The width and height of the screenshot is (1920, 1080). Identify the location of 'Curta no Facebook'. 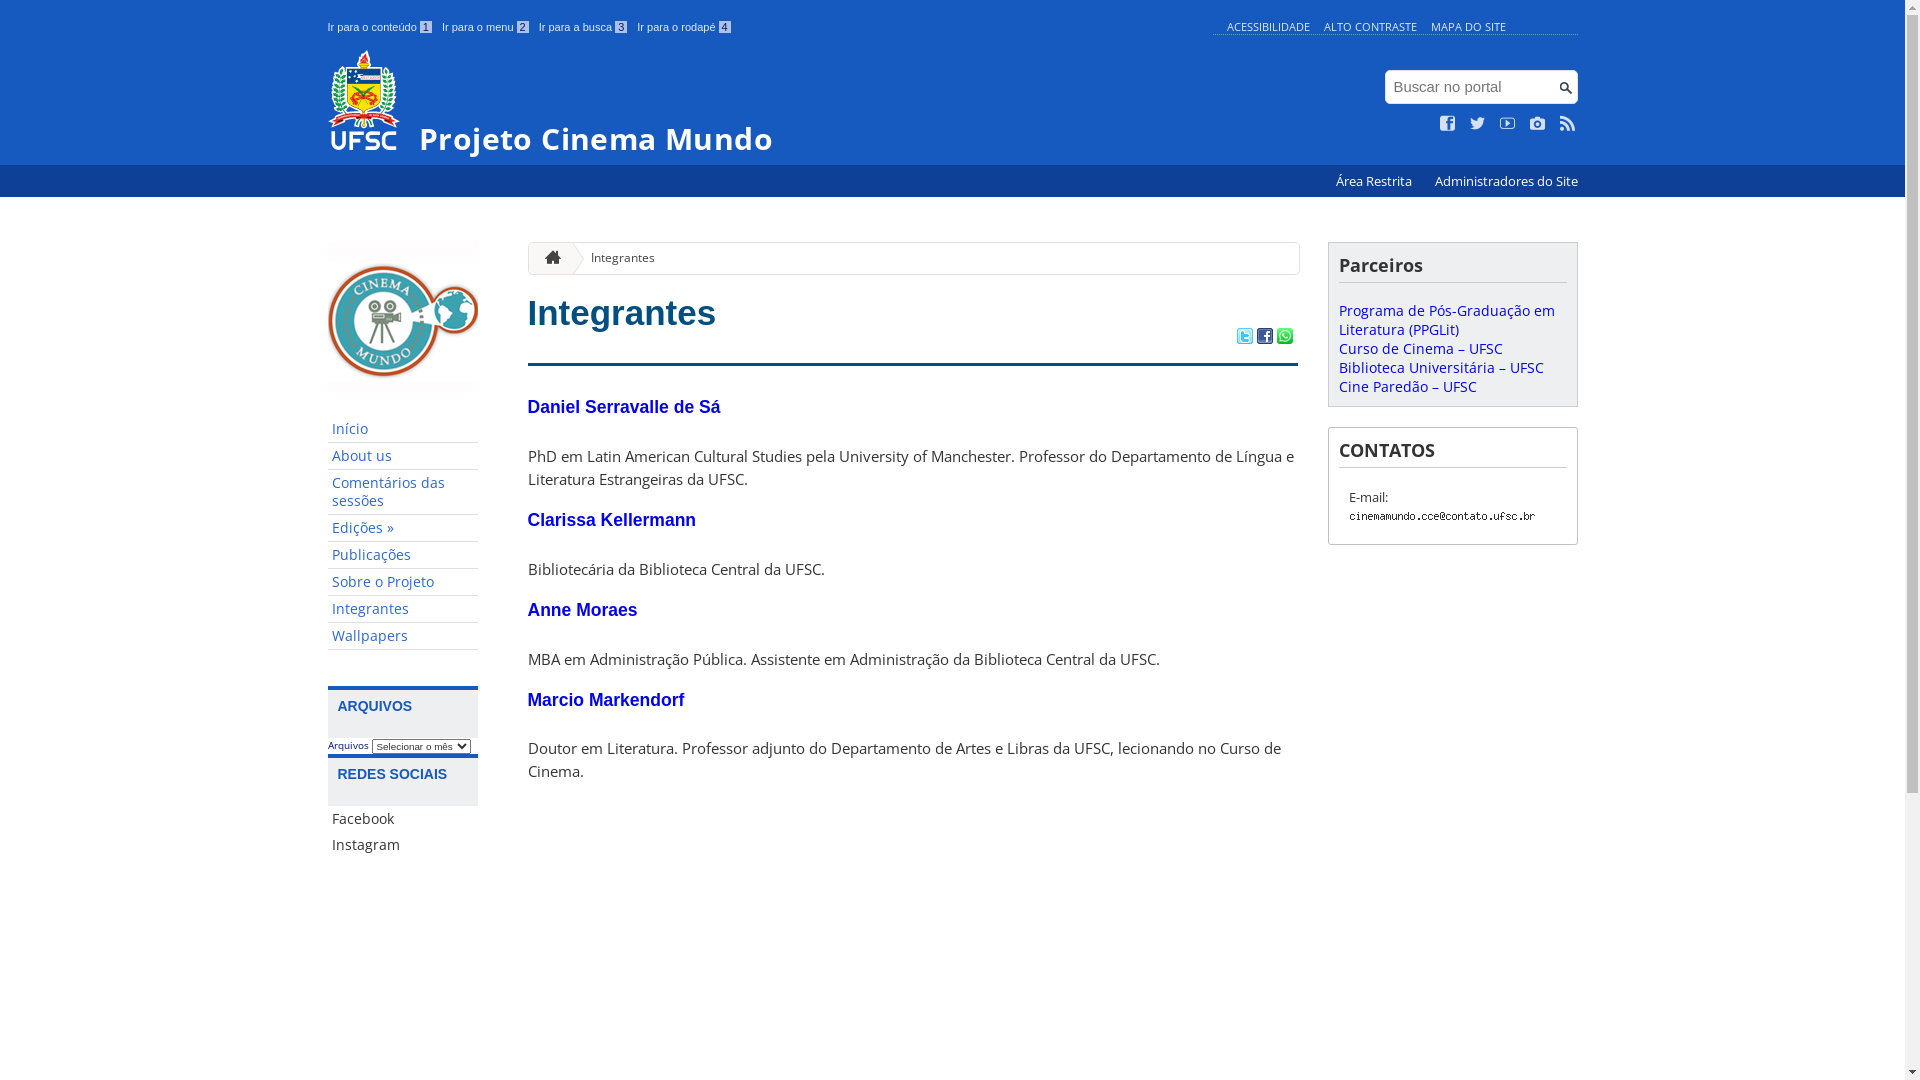
(1440, 123).